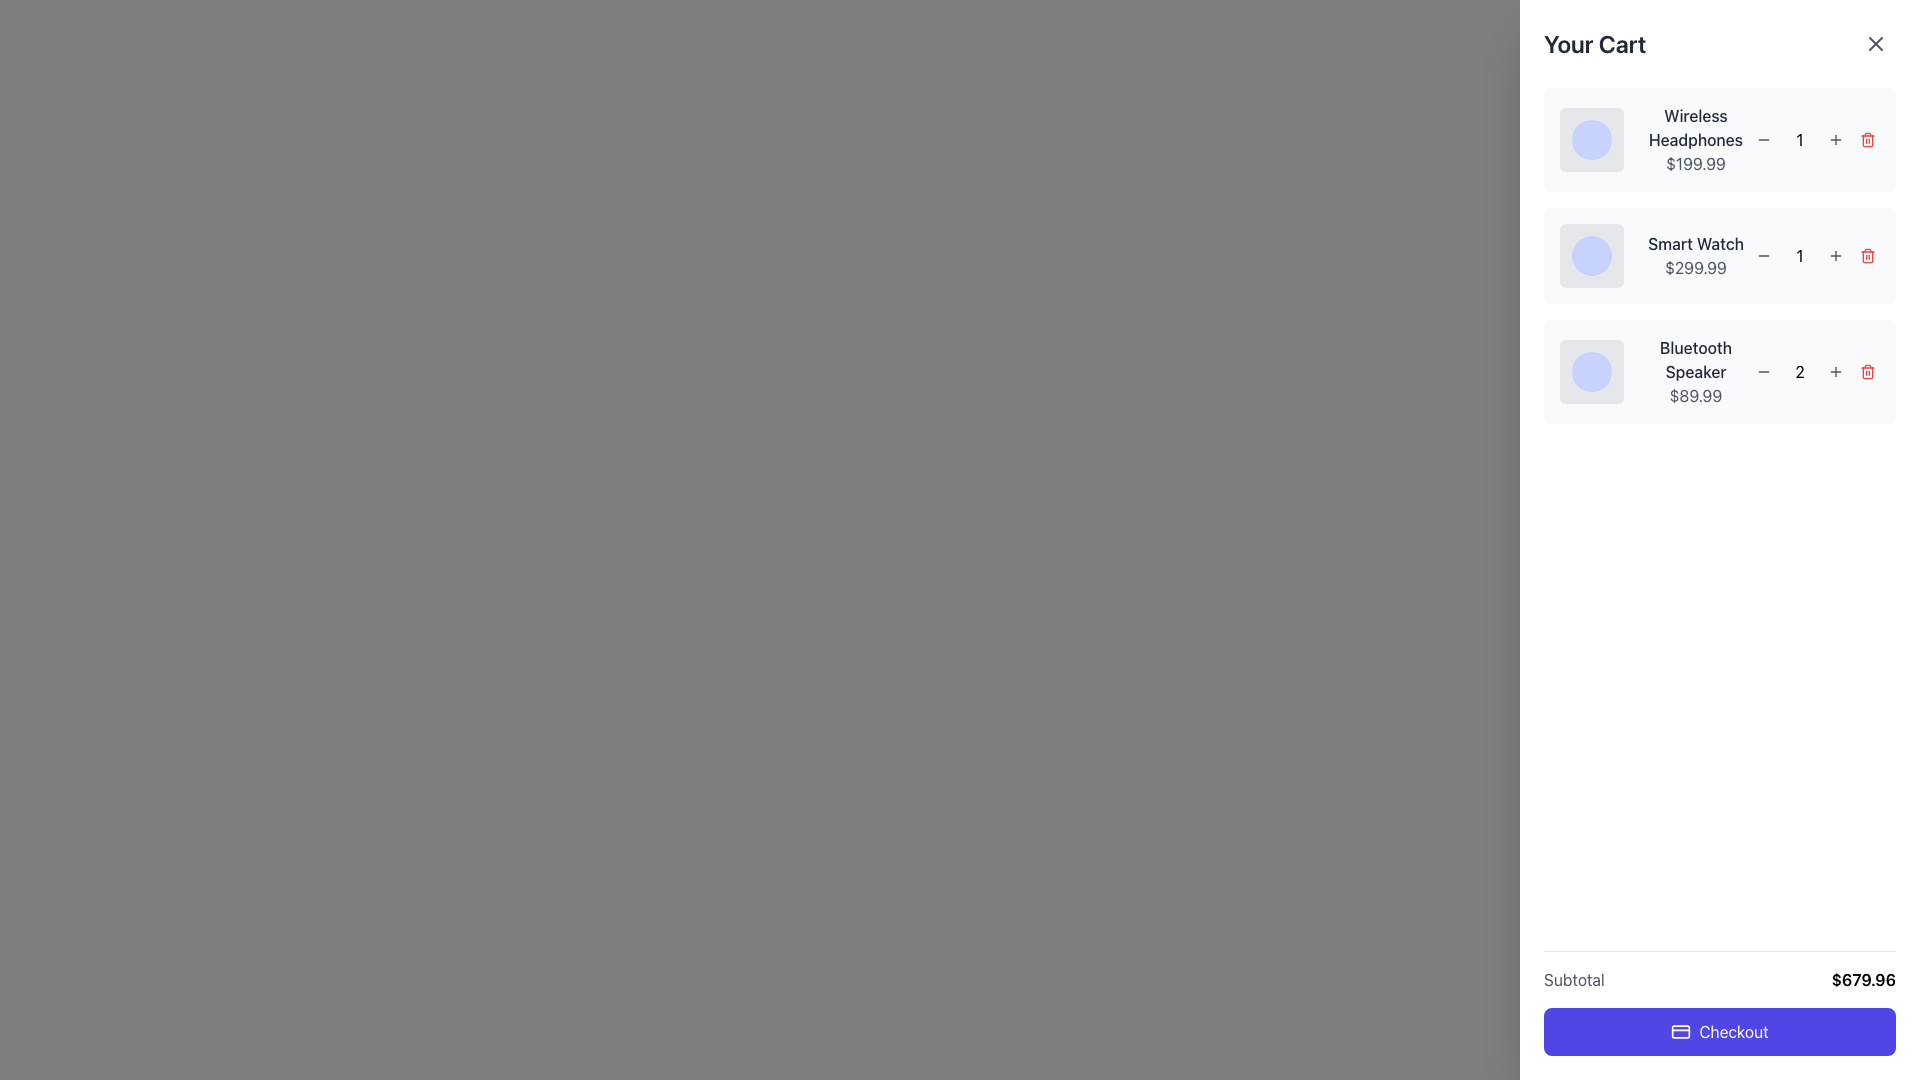 The width and height of the screenshot is (1920, 1080). Describe the element at coordinates (1800, 138) in the screenshot. I see `the quantity display of the first item in the shopping cart, located between the decrement and increment buttons` at that location.